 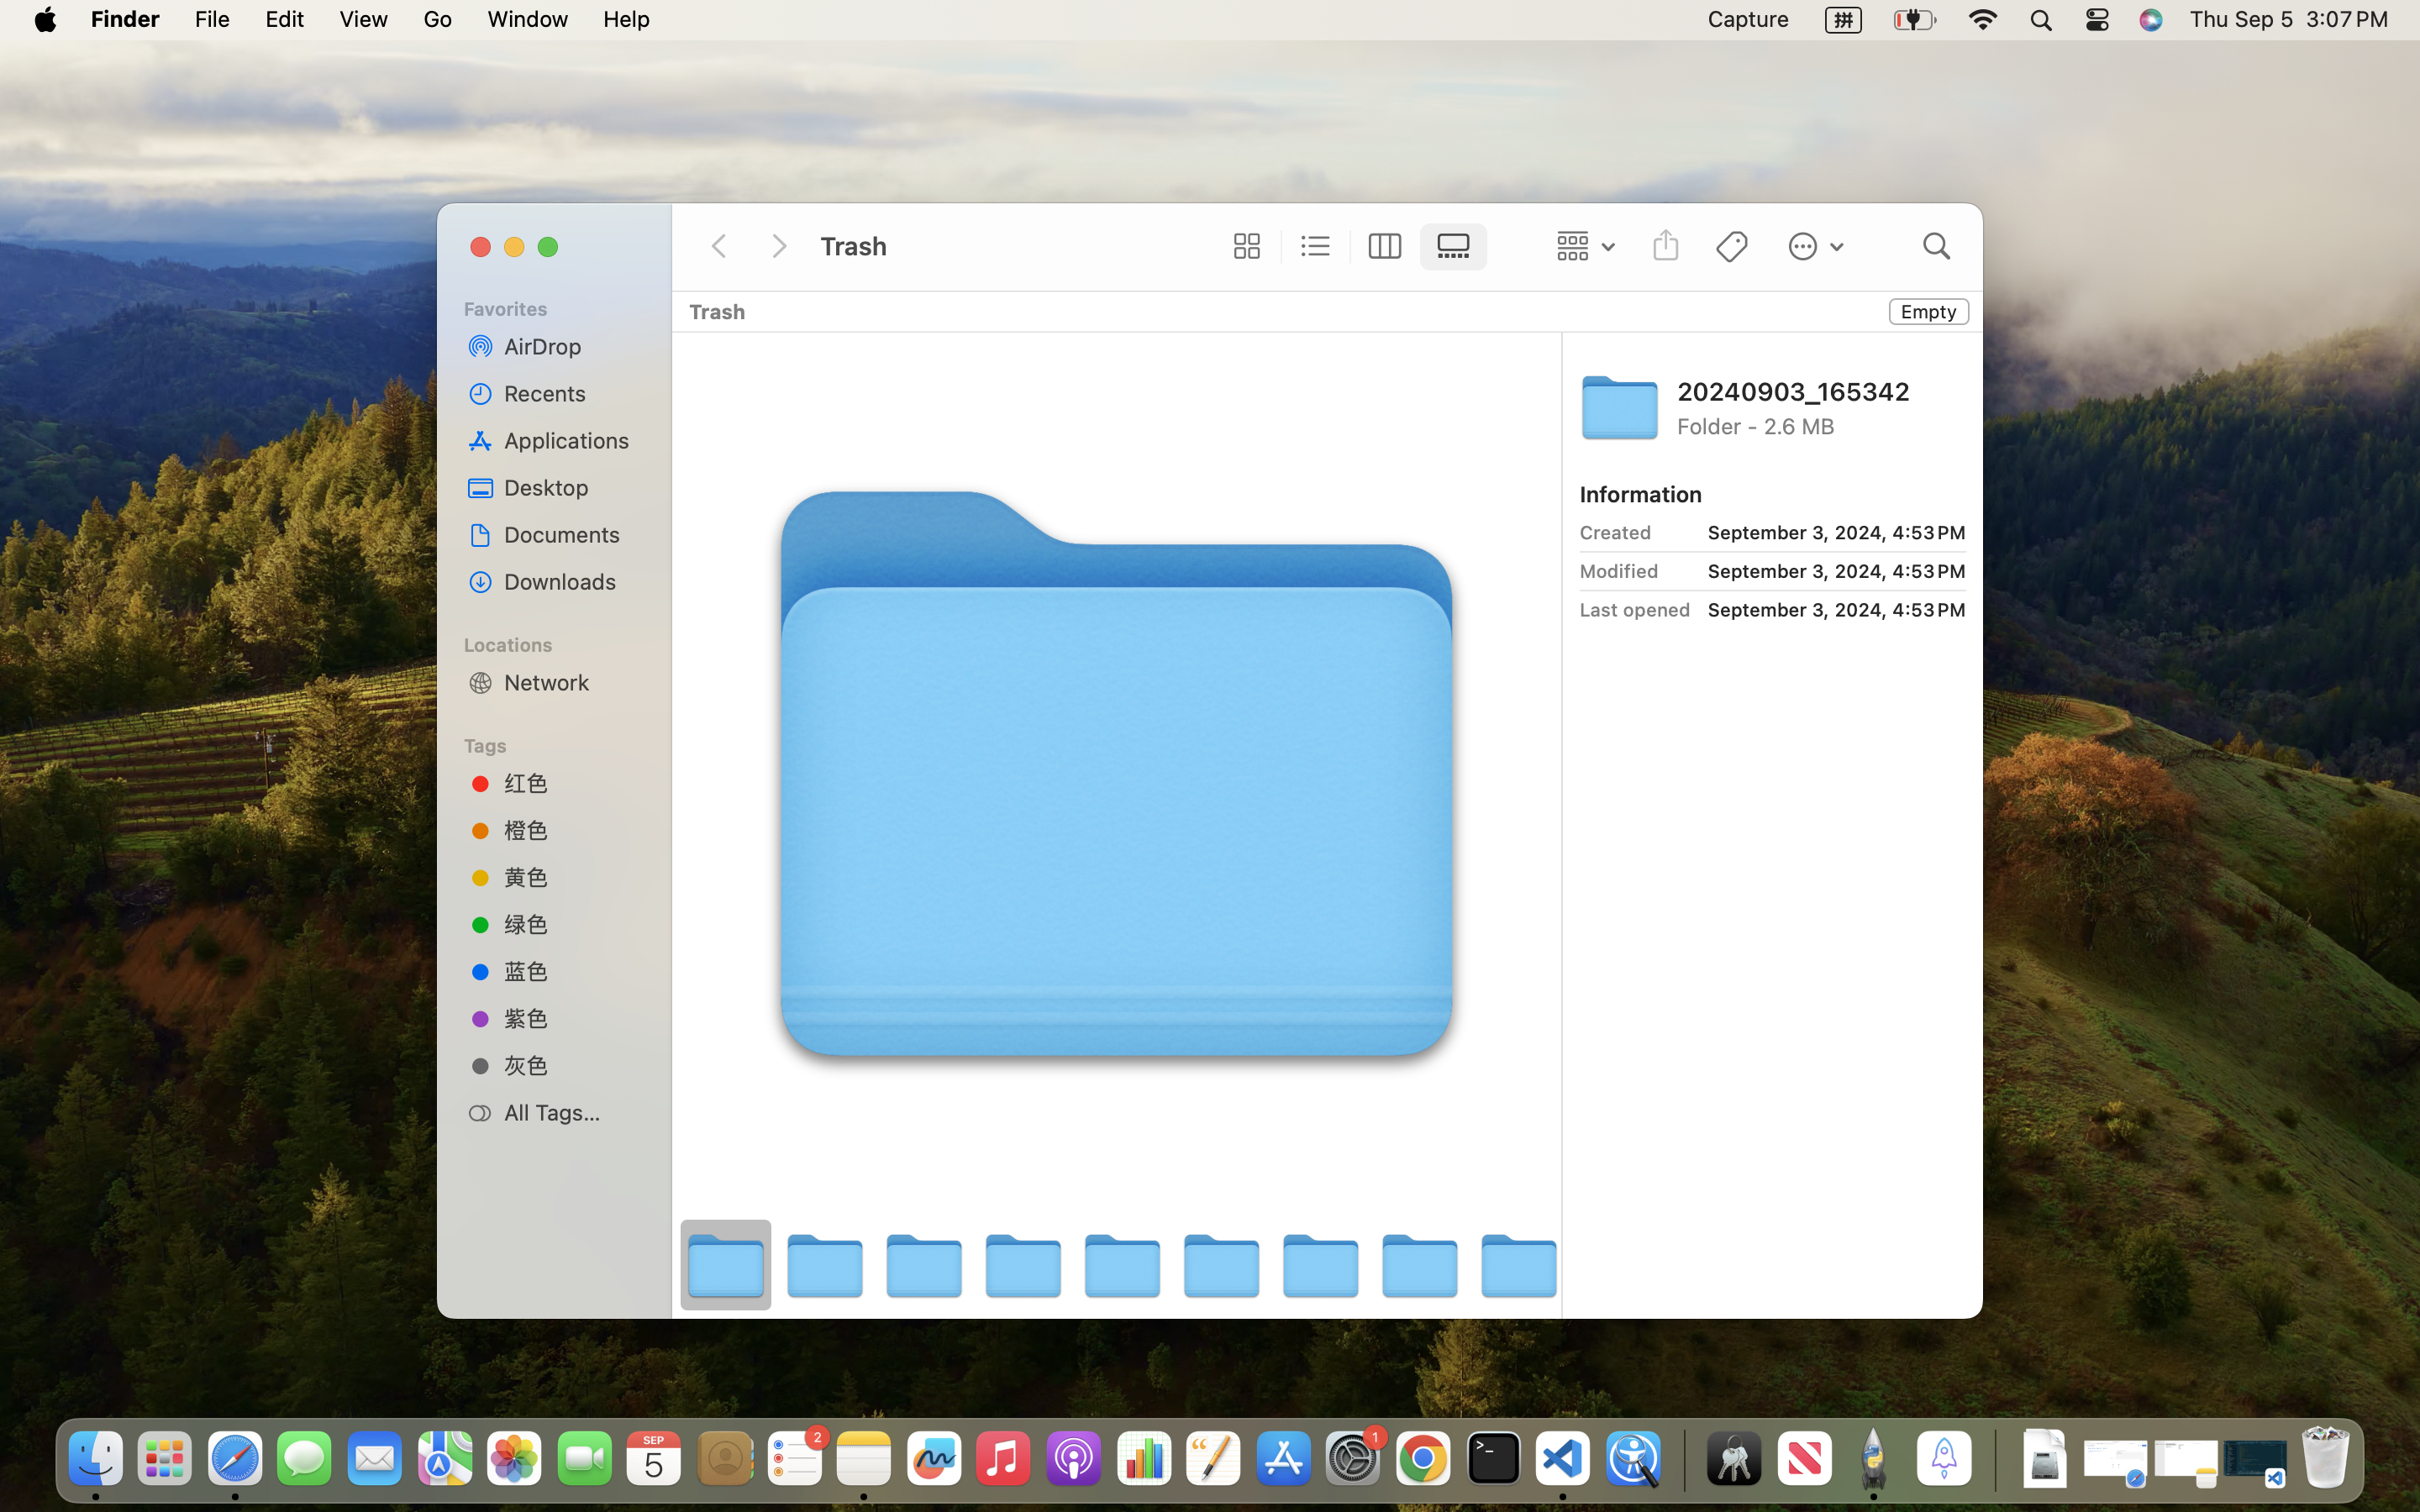 What do you see at coordinates (571, 580) in the screenshot?
I see `'Downloads'` at bounding box center [571, 580].